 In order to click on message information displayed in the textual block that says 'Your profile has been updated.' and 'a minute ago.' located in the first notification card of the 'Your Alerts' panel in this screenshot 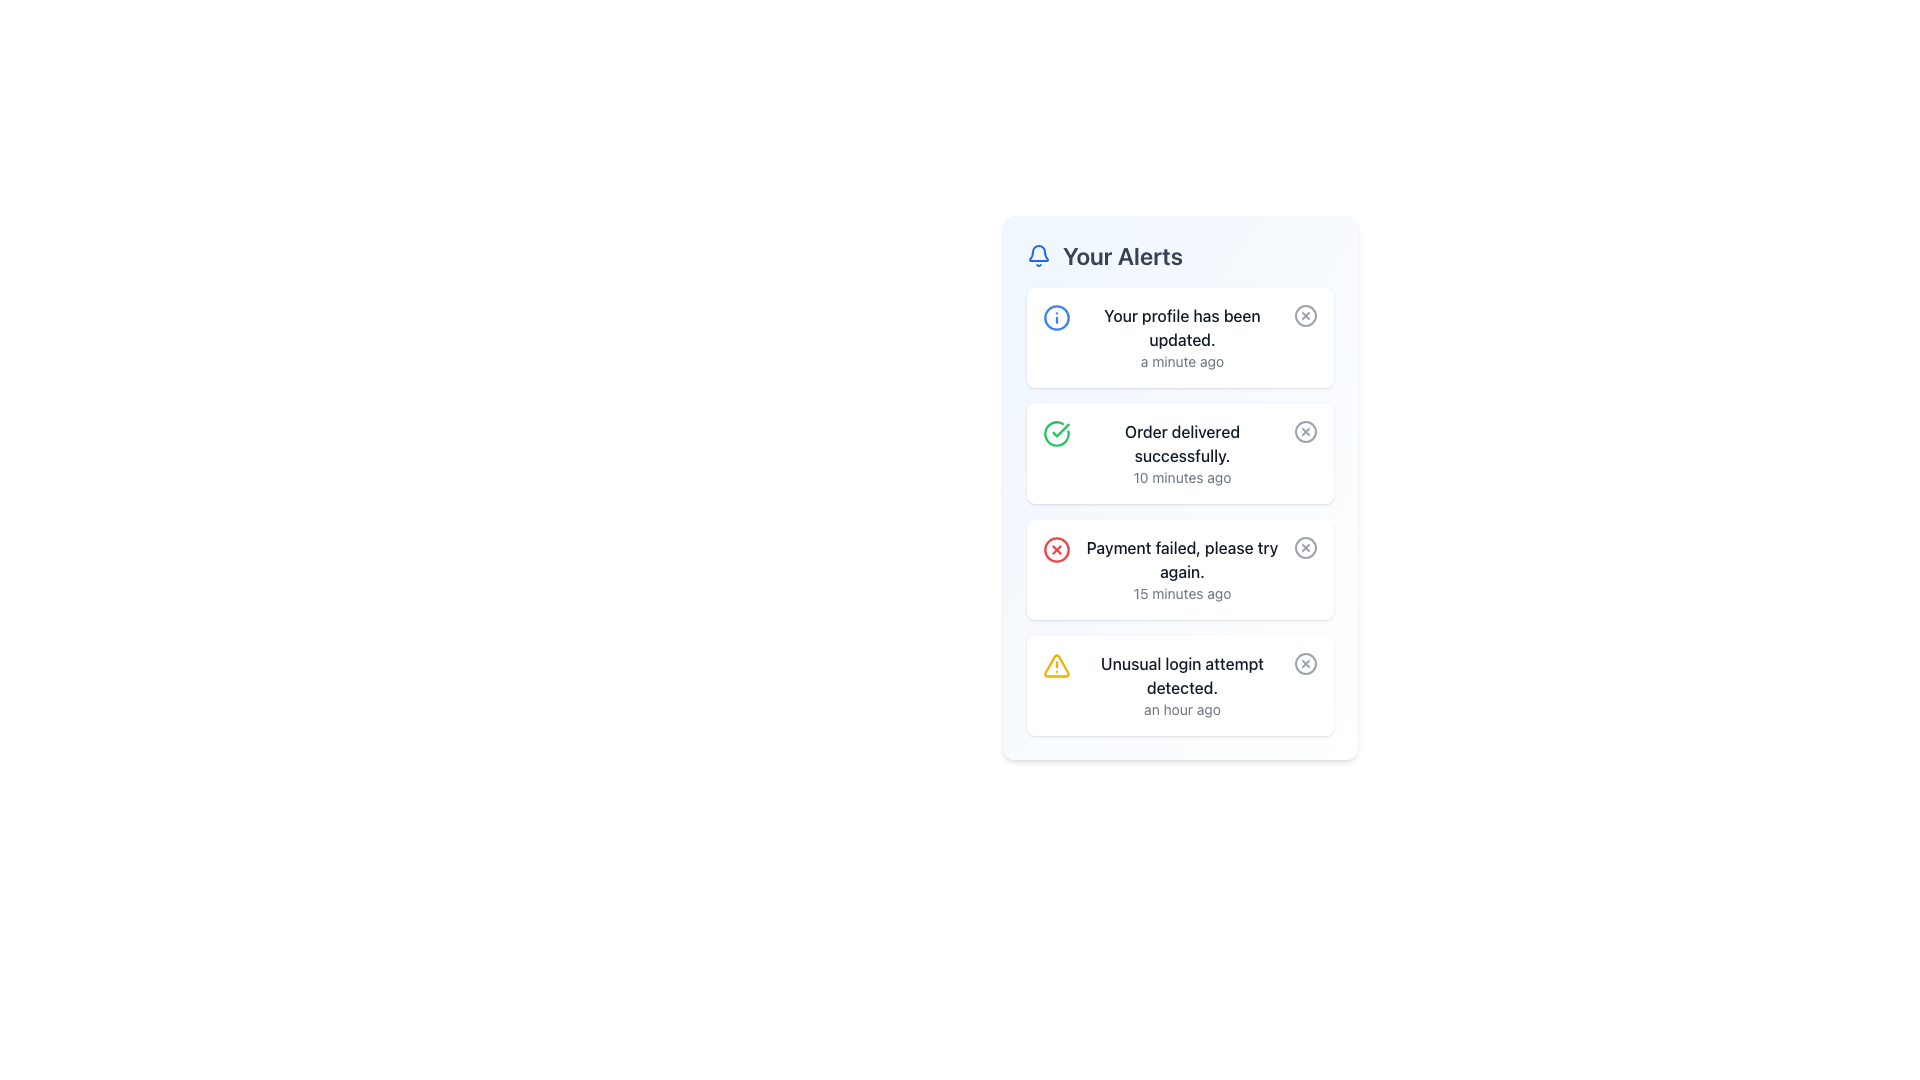, I will do `click(1182, 337)`.